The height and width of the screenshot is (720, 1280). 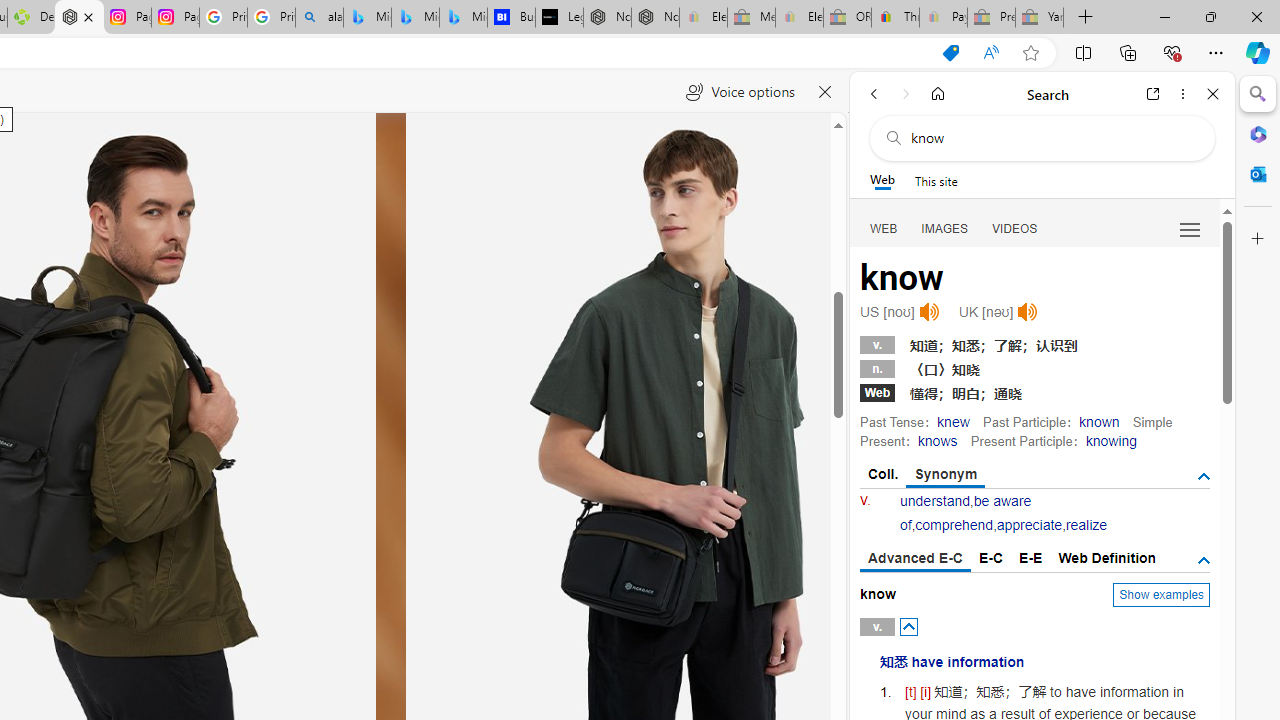 What do you see at coordinates (1106, 558) in the screenshot?
I see `'Web Definition'` at bounding box center [1106, 558].